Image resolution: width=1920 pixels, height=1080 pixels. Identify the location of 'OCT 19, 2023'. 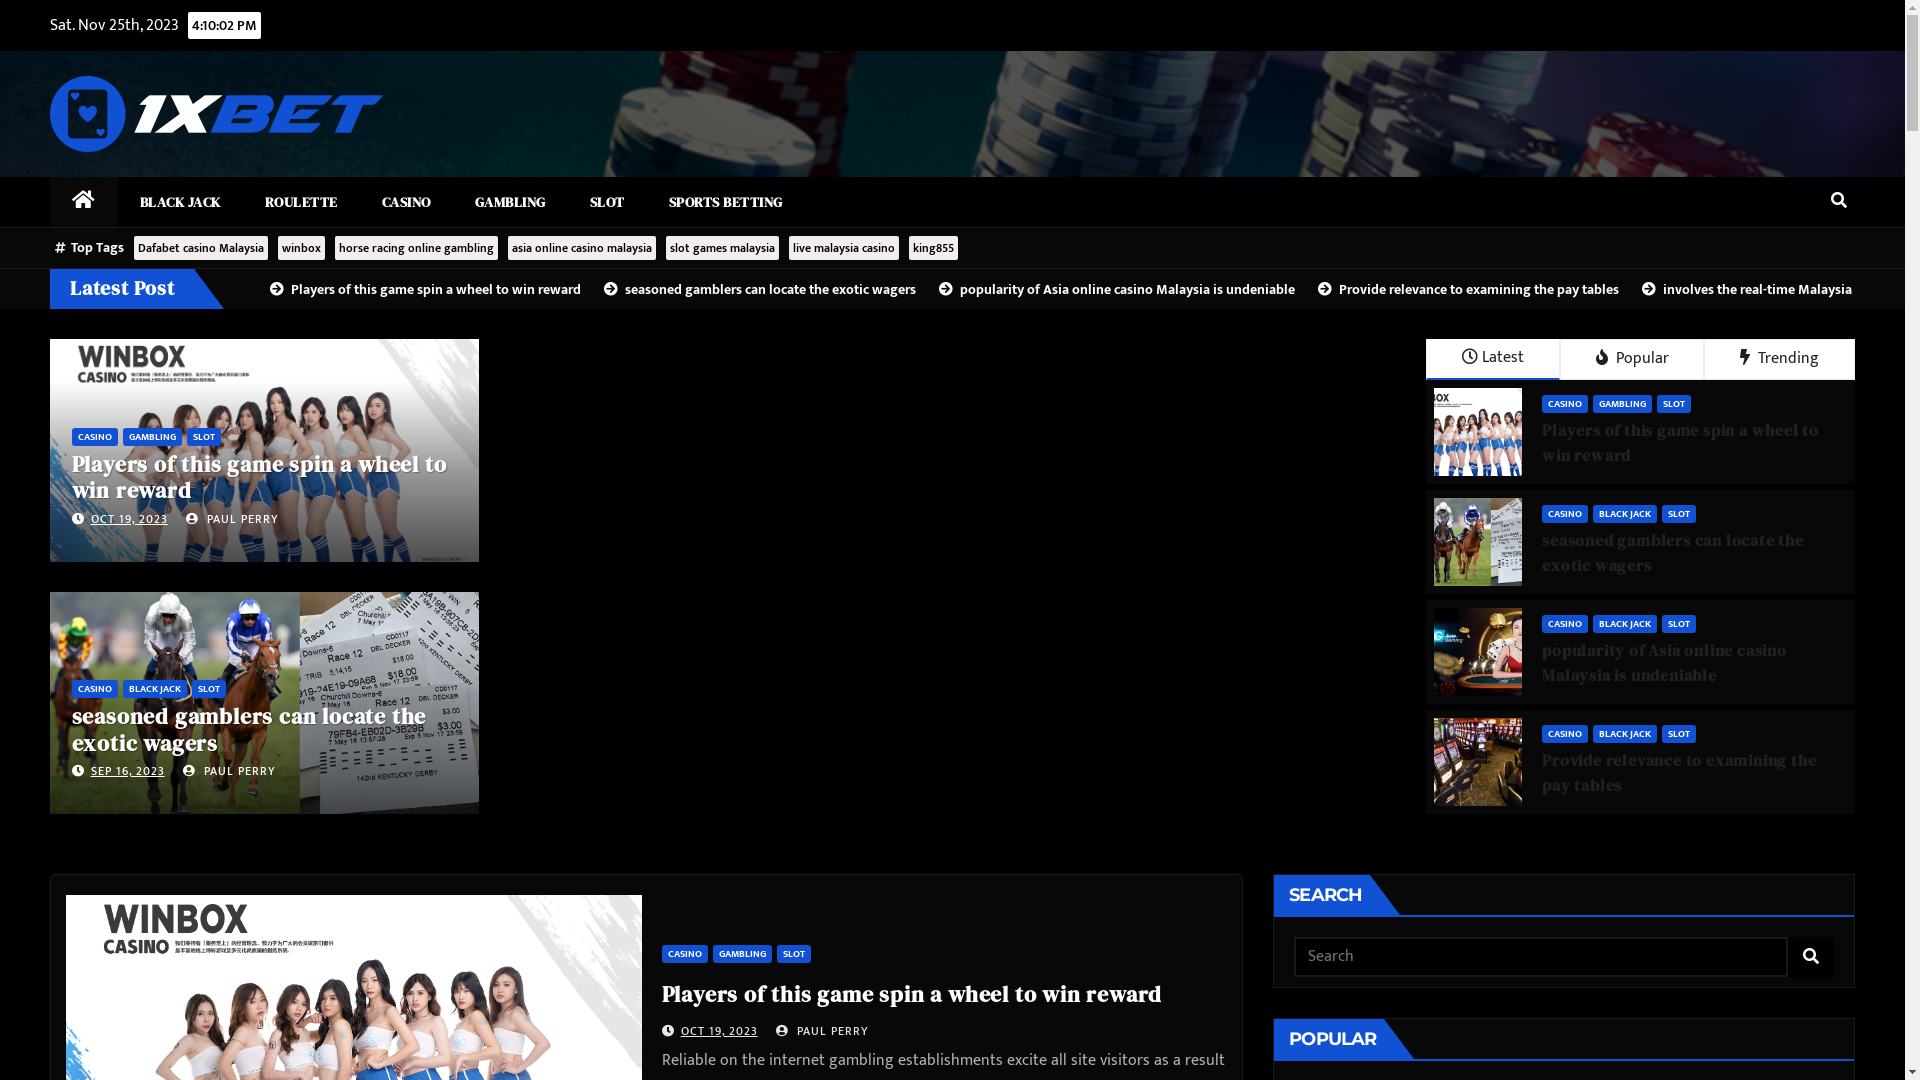
(128, 516).